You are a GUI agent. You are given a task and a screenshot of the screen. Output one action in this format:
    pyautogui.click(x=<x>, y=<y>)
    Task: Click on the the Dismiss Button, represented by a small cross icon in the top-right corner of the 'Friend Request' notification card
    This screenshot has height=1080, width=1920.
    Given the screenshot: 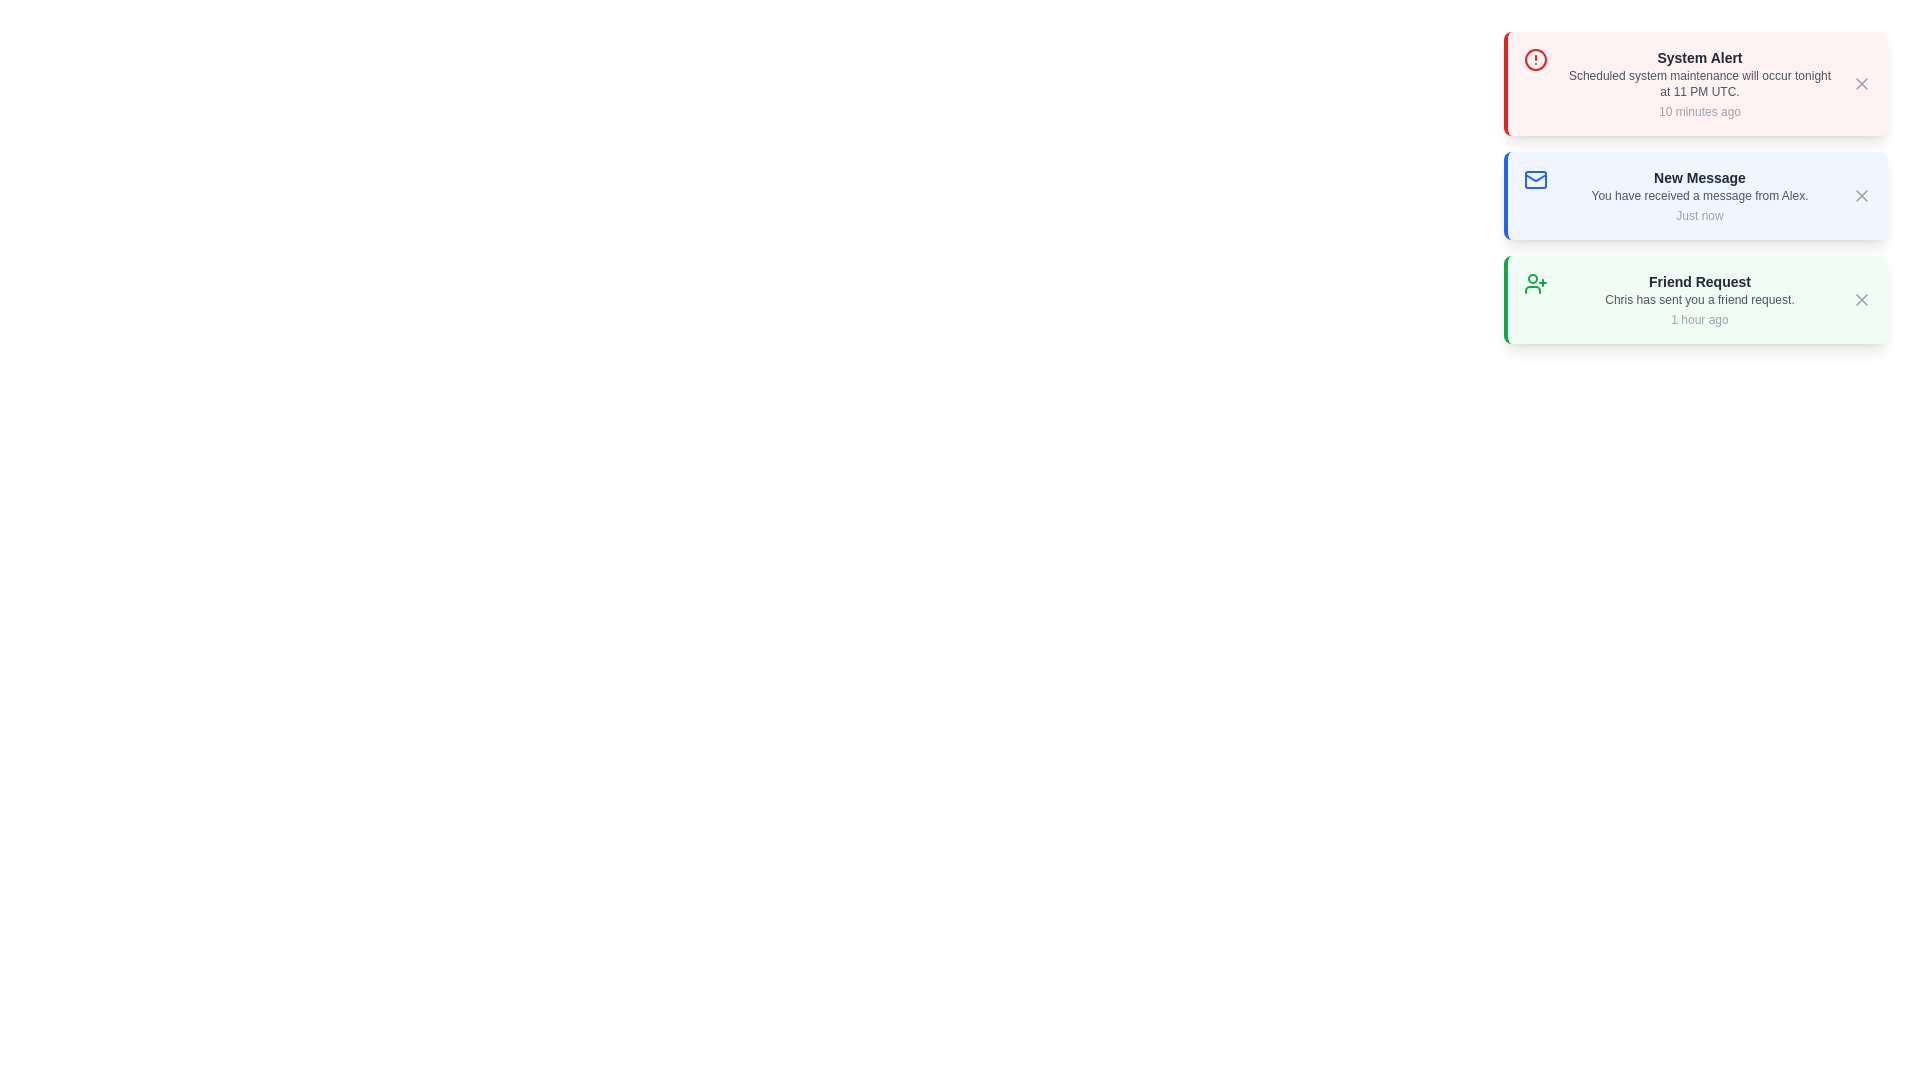 What is the action you would take?
    pyautogui.click(x=1861, y=300)
    